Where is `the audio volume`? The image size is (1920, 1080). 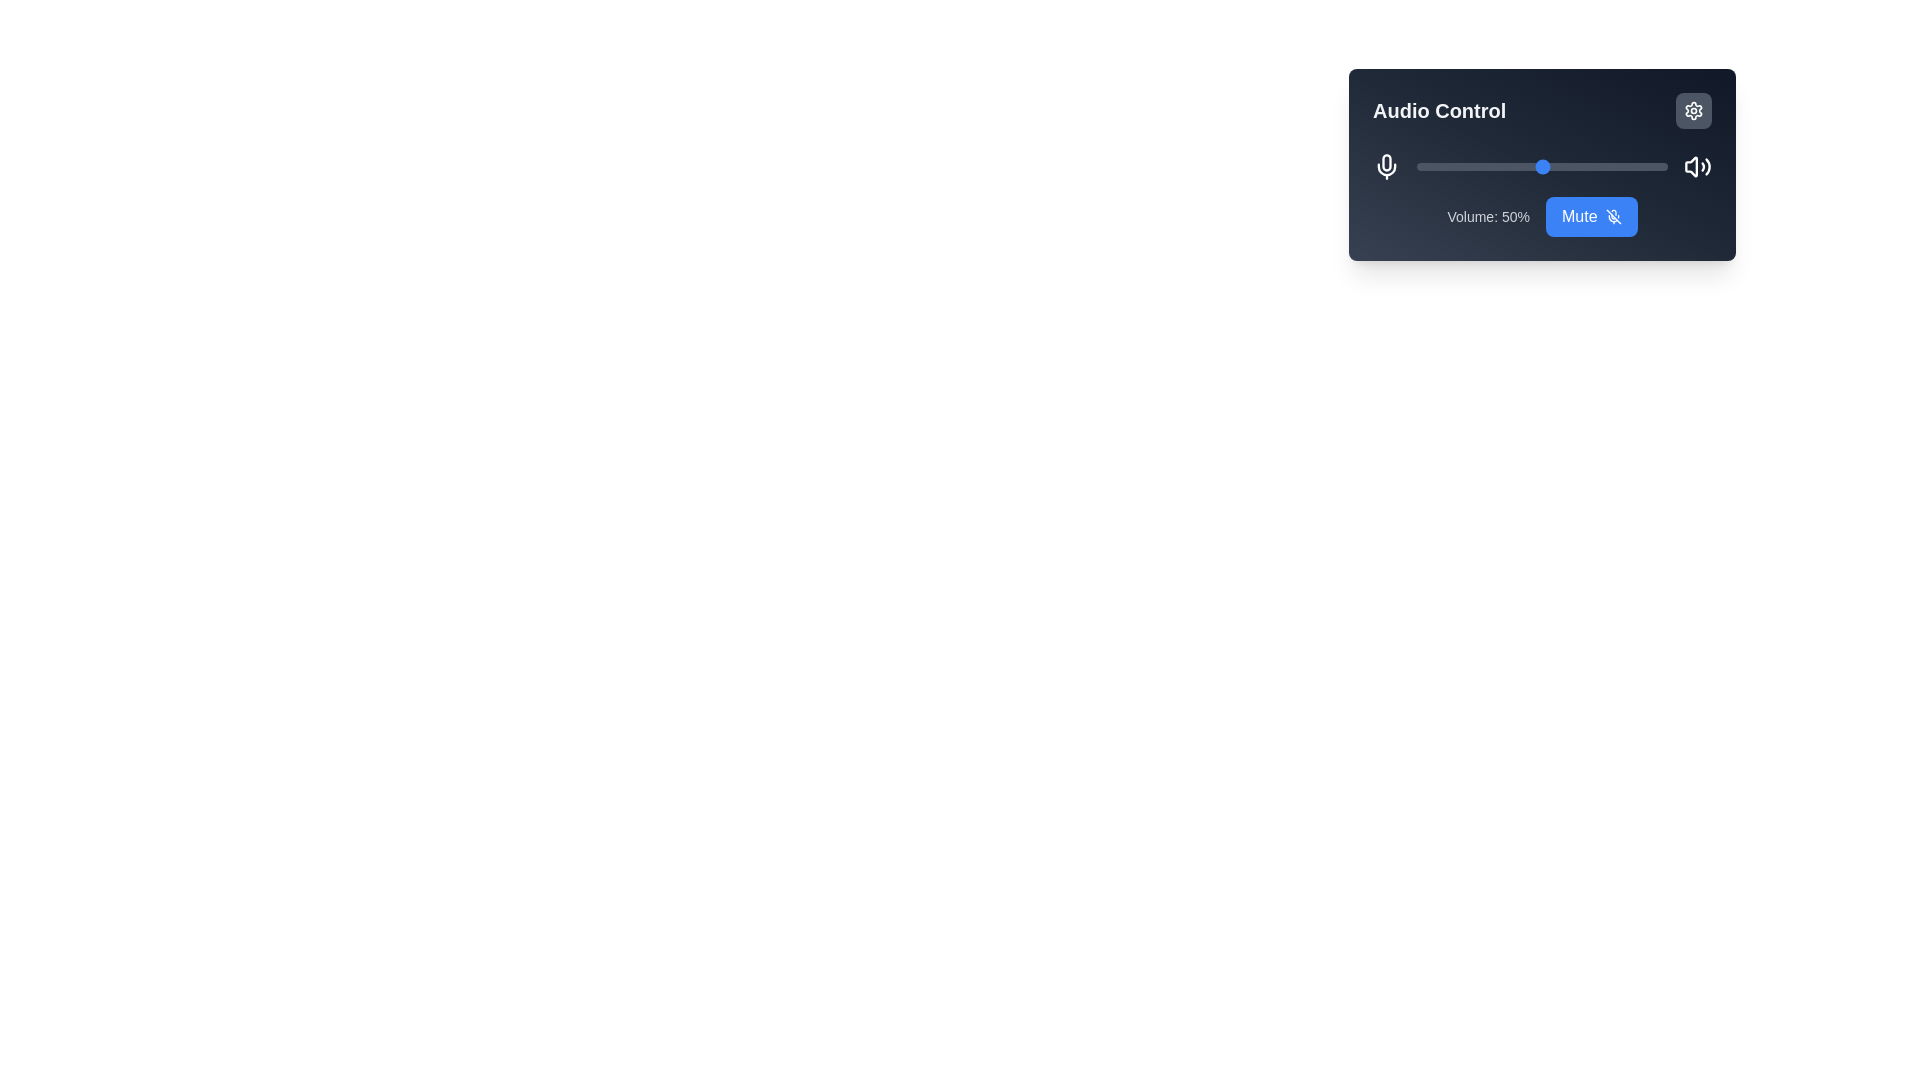 the audio volume is located at coordinates (1509, 165).